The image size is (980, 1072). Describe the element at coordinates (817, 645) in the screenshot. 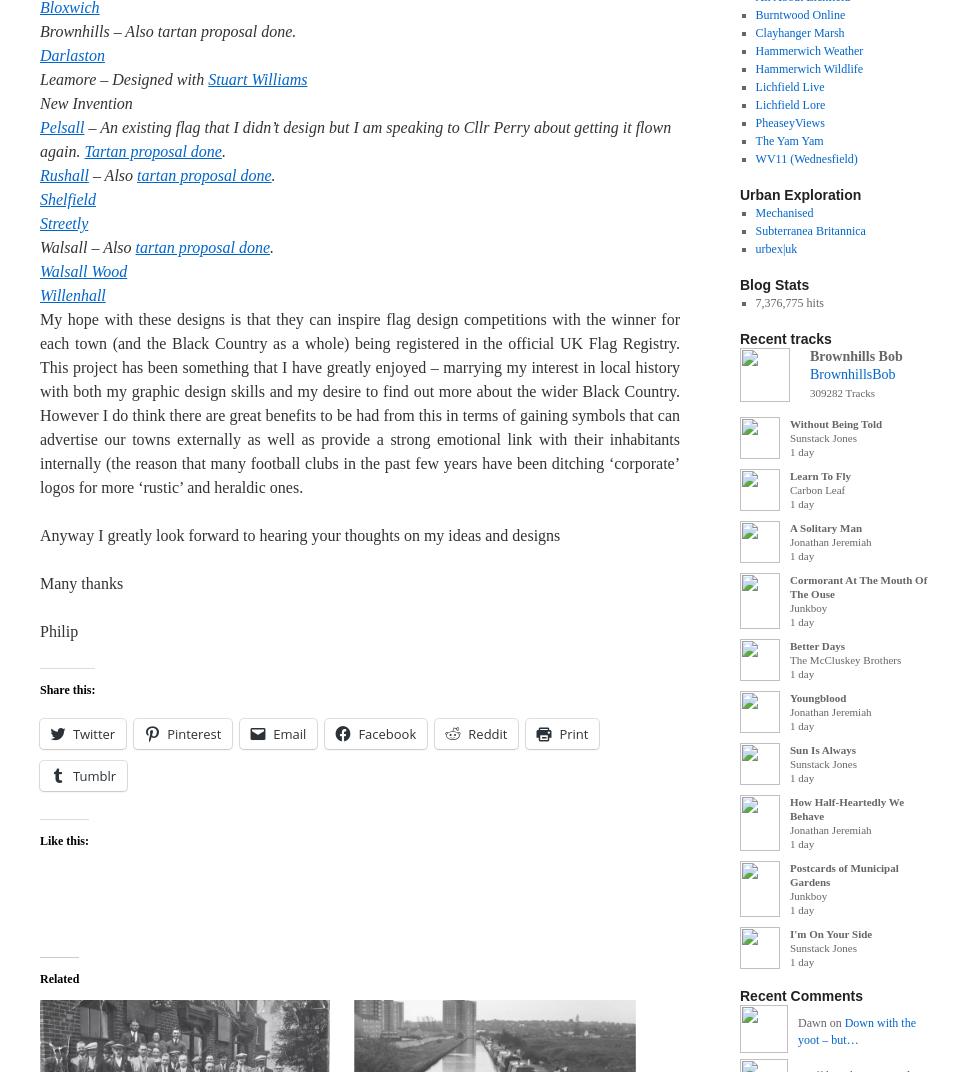

I see `'Better Days'` at that location.